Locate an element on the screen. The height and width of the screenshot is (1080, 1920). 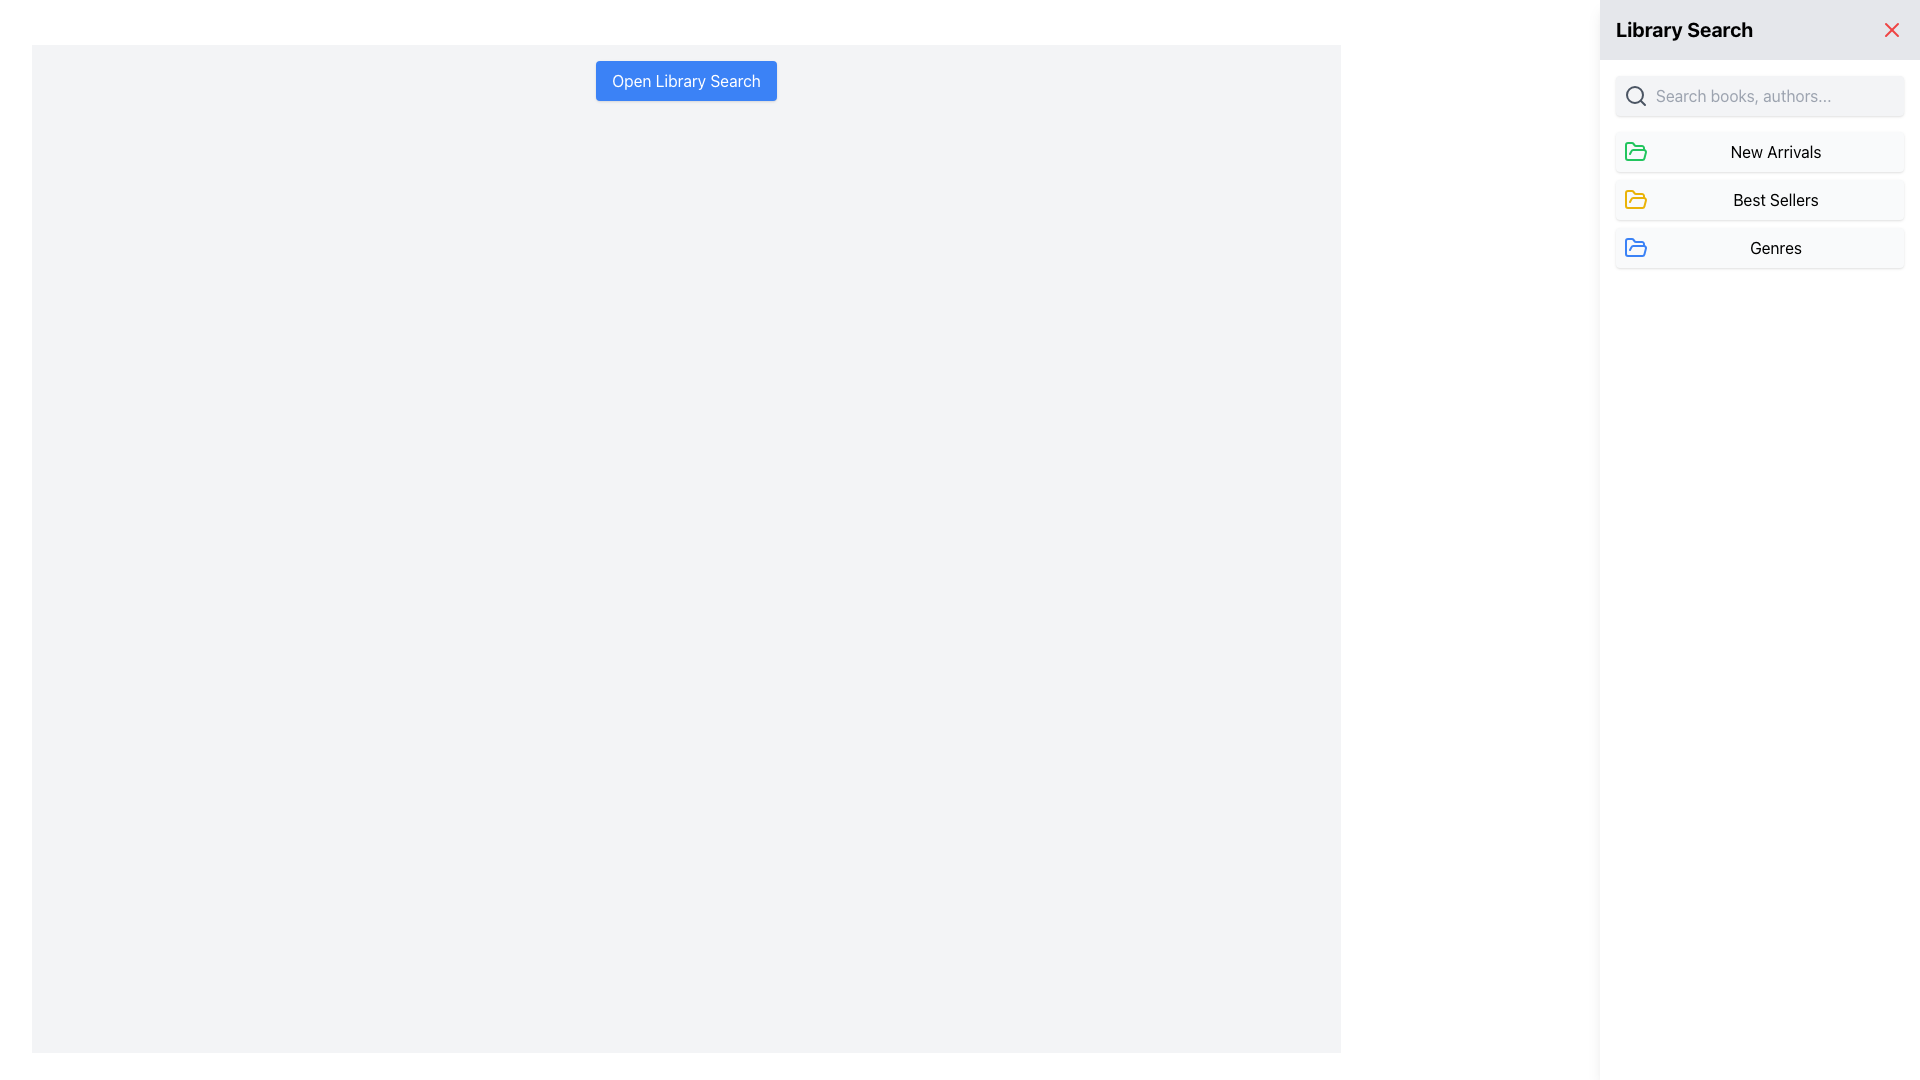
the red cross icon located at the top-right corner of the 'Library Search' panel is located at coordinates (1890, 30).